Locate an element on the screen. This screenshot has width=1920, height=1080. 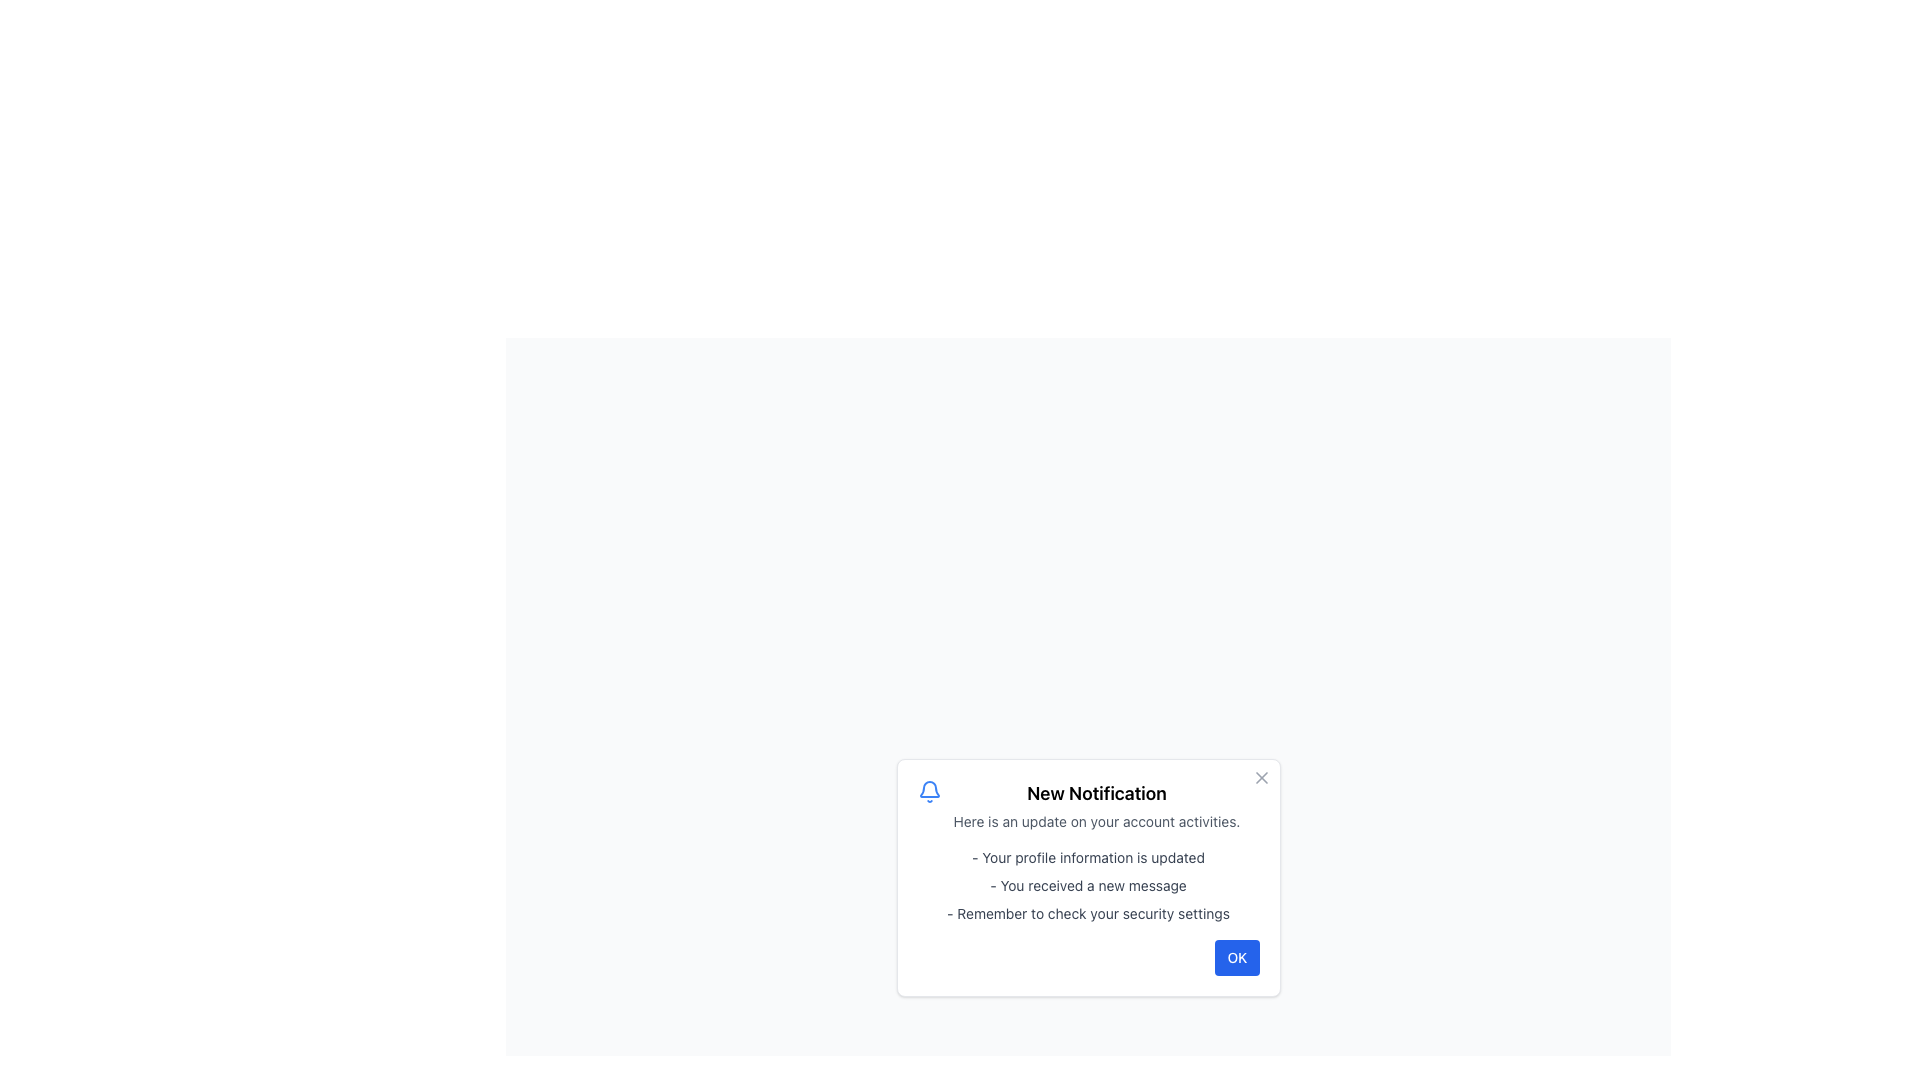
the small 'X' icon button located in the top-right corner of the notification panel is located at coordinates (1260, 777).